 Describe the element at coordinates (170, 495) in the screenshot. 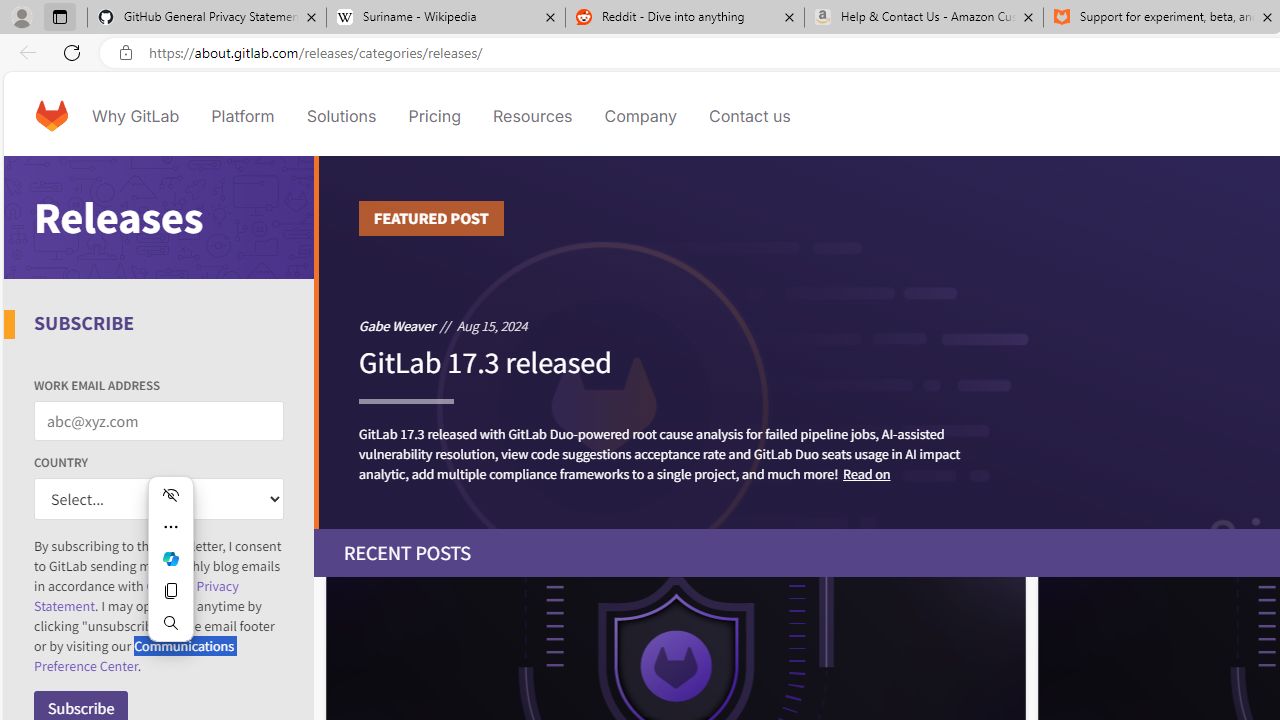

I see `'Hide menu'` at that location.